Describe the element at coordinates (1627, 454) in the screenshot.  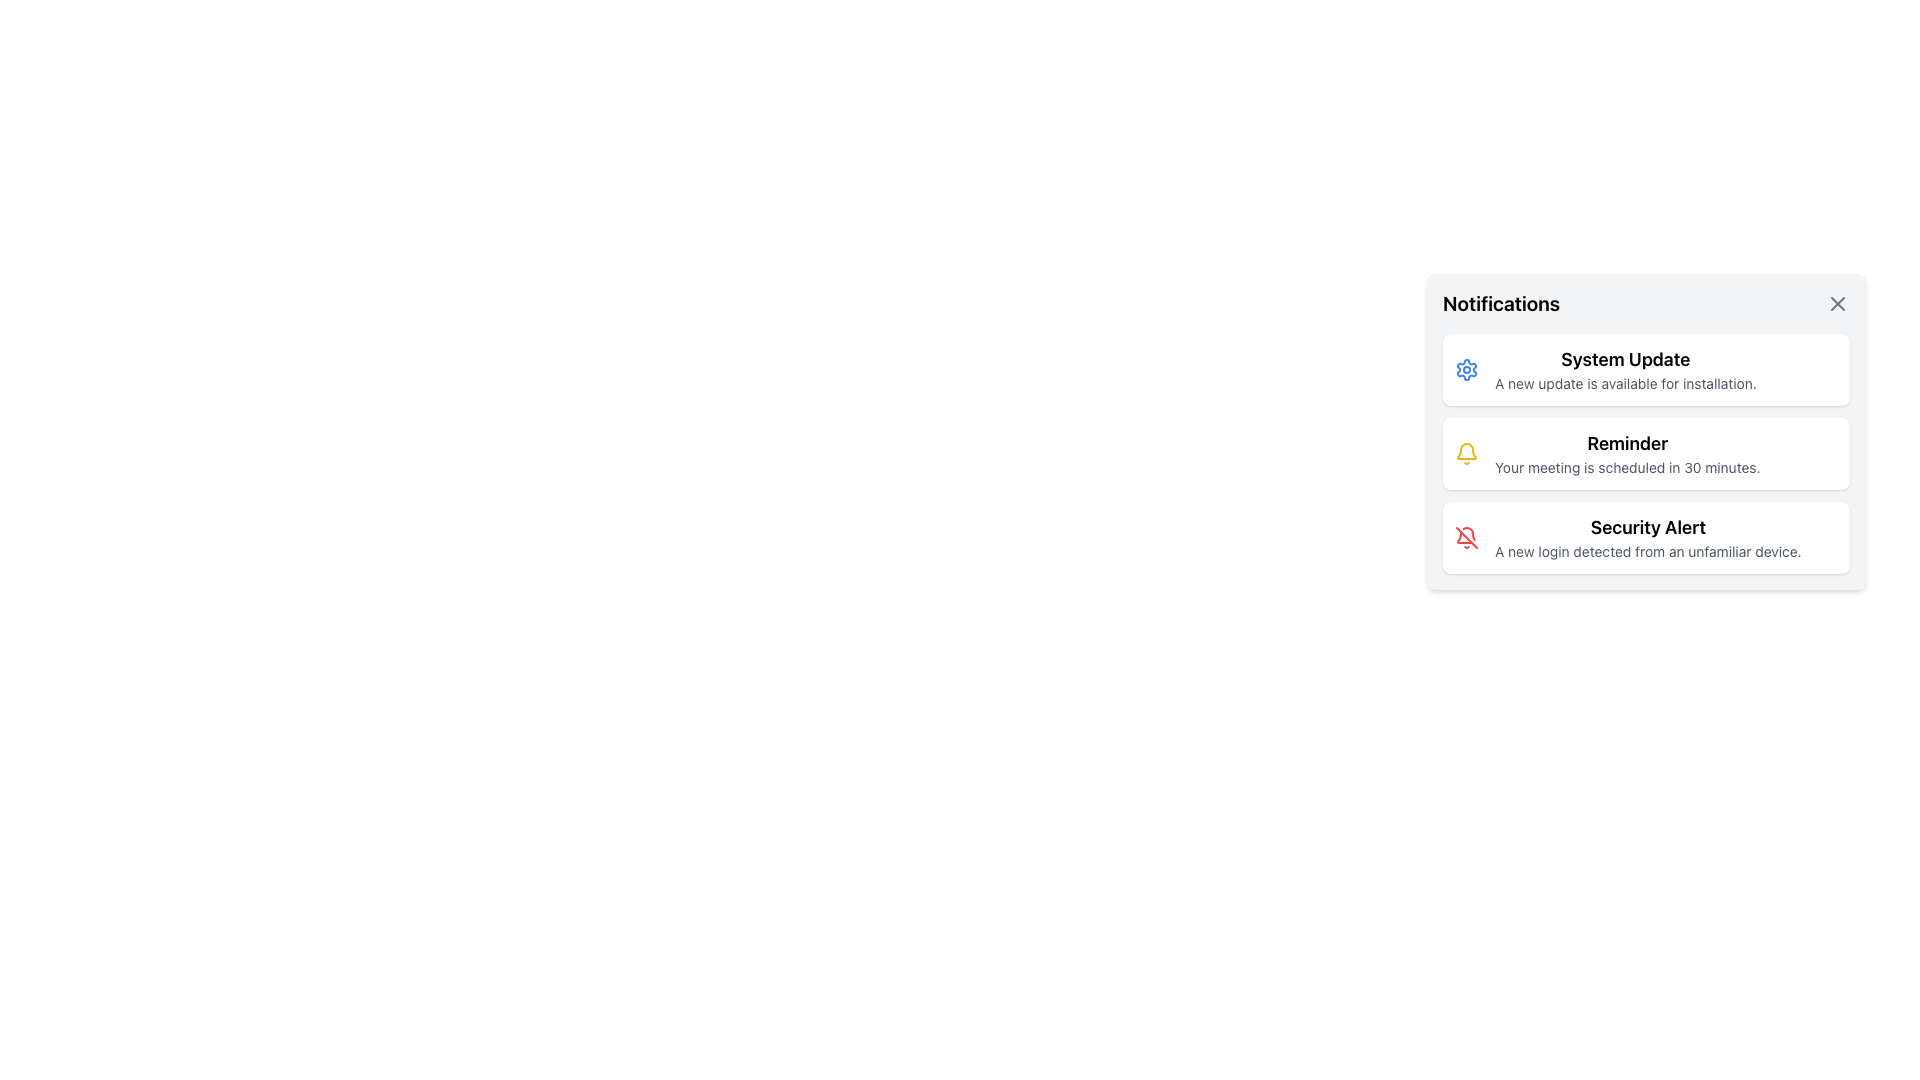
I see `the Notification Item displaying the message 'Your meeting is scheduled in 30 minutes' with a bold header 'Reminder'` at that location.